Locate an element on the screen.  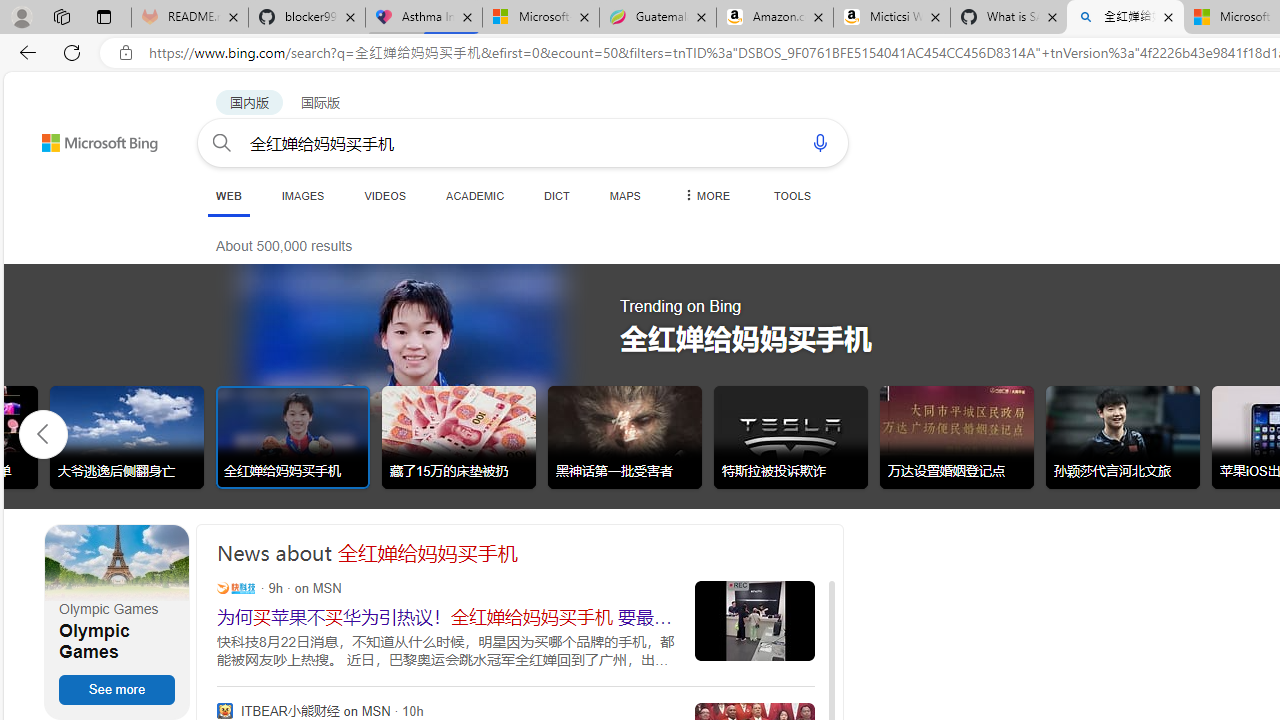
'Back to Bing search' is located at coordinates (86, 137).